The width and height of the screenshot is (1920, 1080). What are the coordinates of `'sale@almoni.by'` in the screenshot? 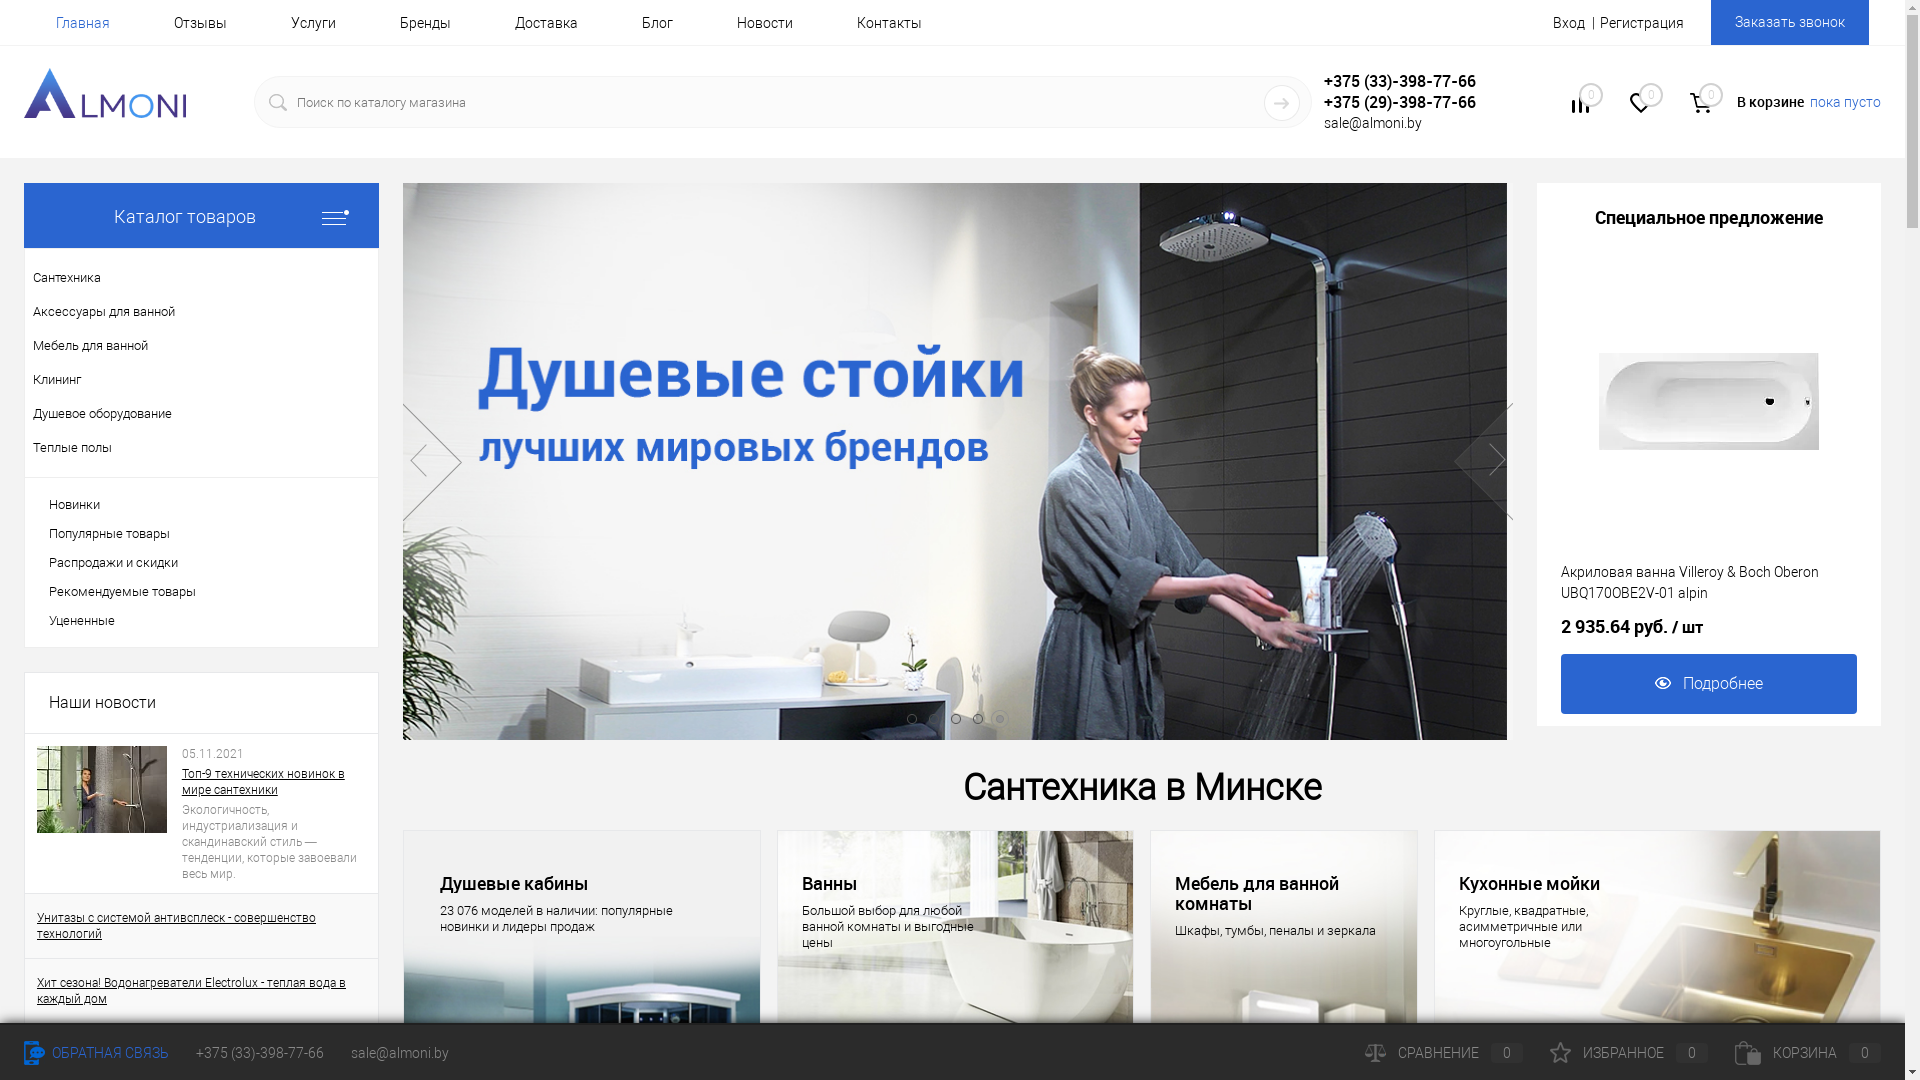 It's located at (1371, 122).